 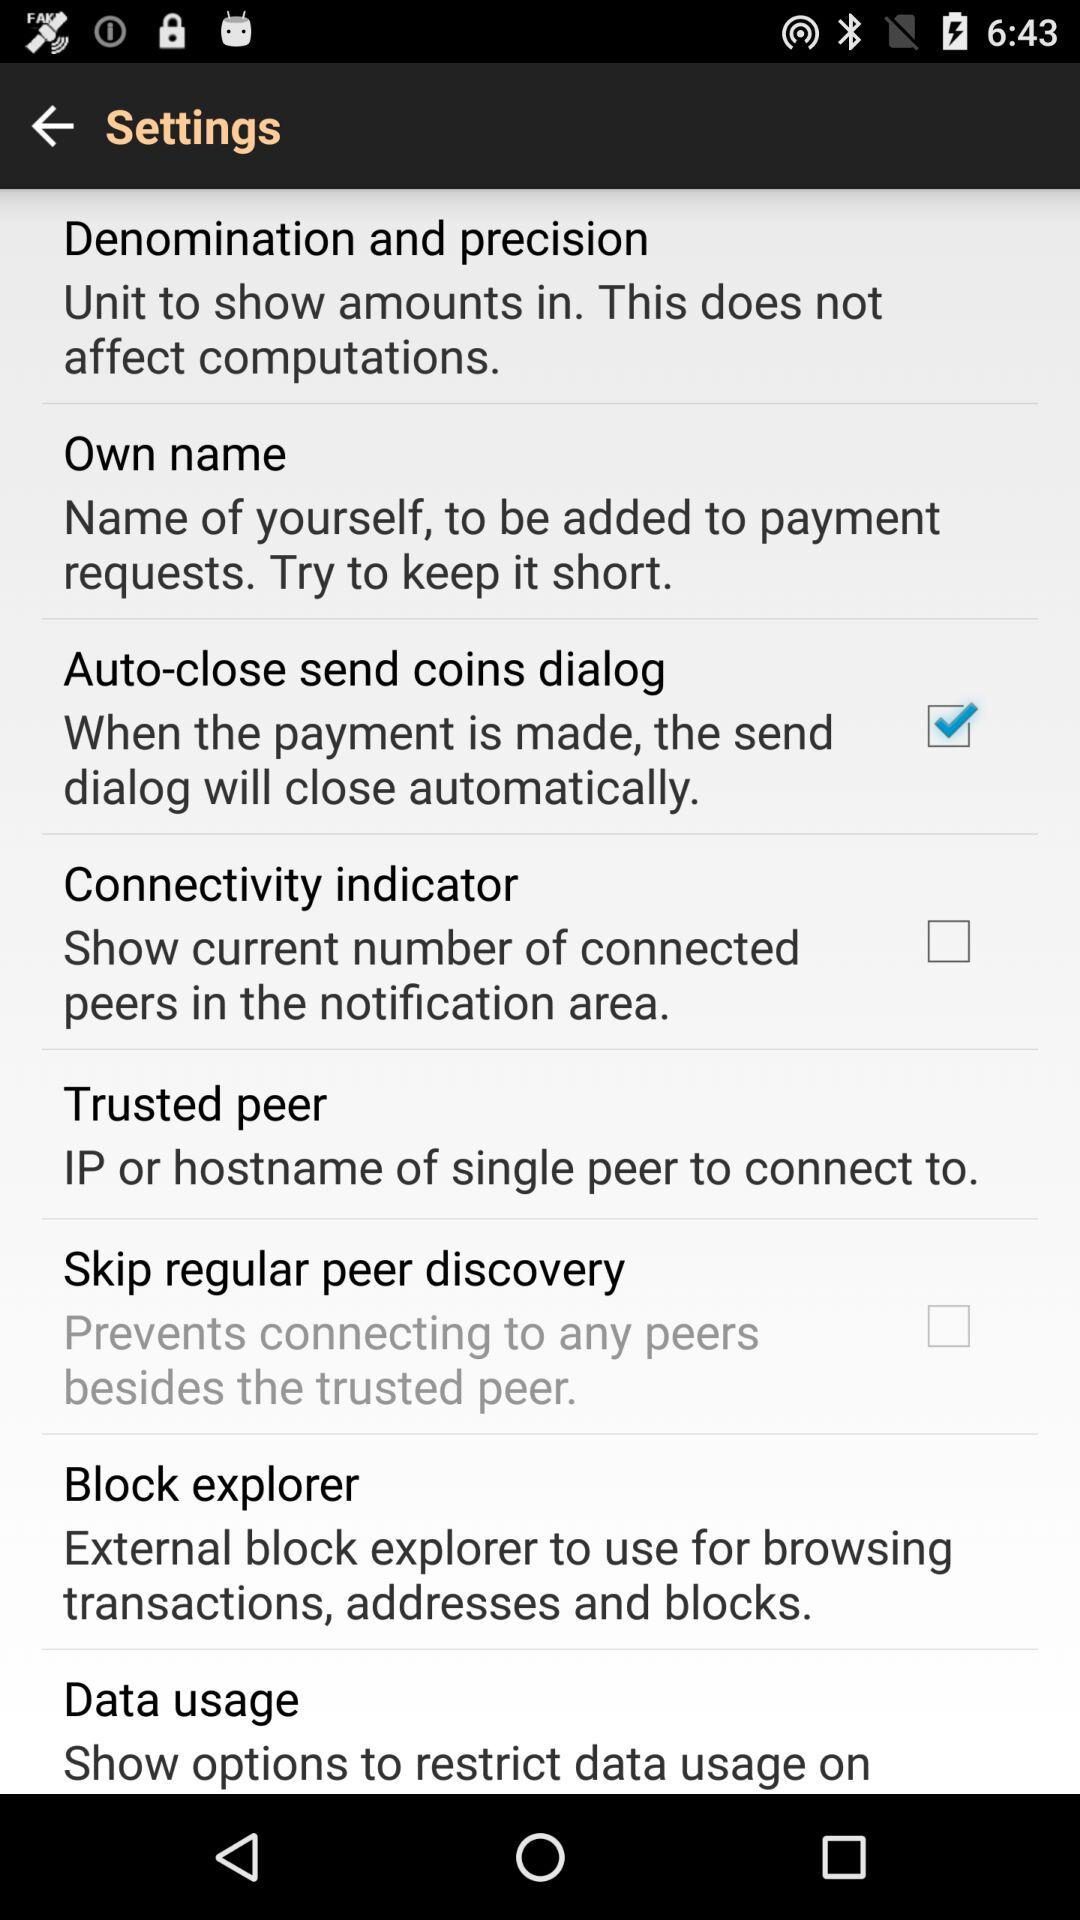 What do you see at coordinates (463, 1358) in the screenshot?
I see `the item above the block explorer icon` at bounding box center [463, 1358].